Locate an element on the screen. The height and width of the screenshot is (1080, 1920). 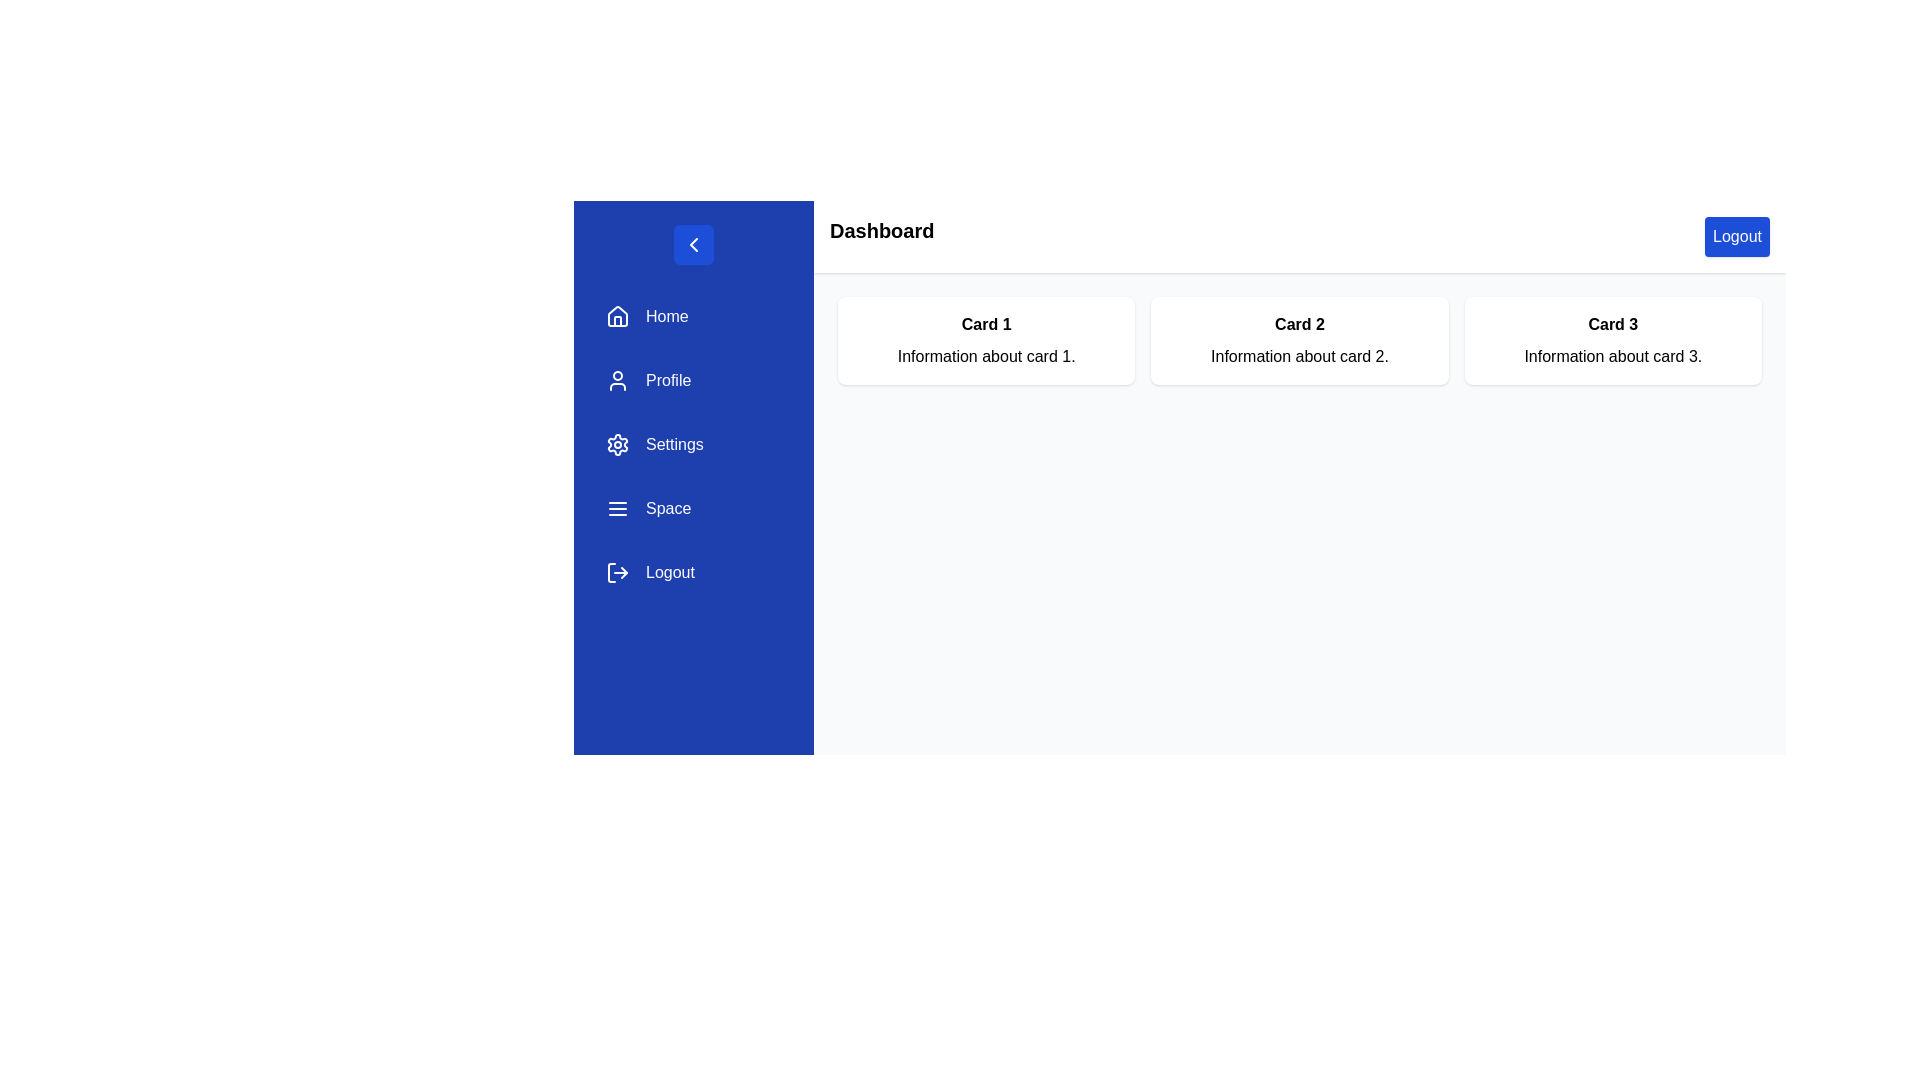
the blue sidebar button with a white chevron icon is located at coordinates (694, 244).